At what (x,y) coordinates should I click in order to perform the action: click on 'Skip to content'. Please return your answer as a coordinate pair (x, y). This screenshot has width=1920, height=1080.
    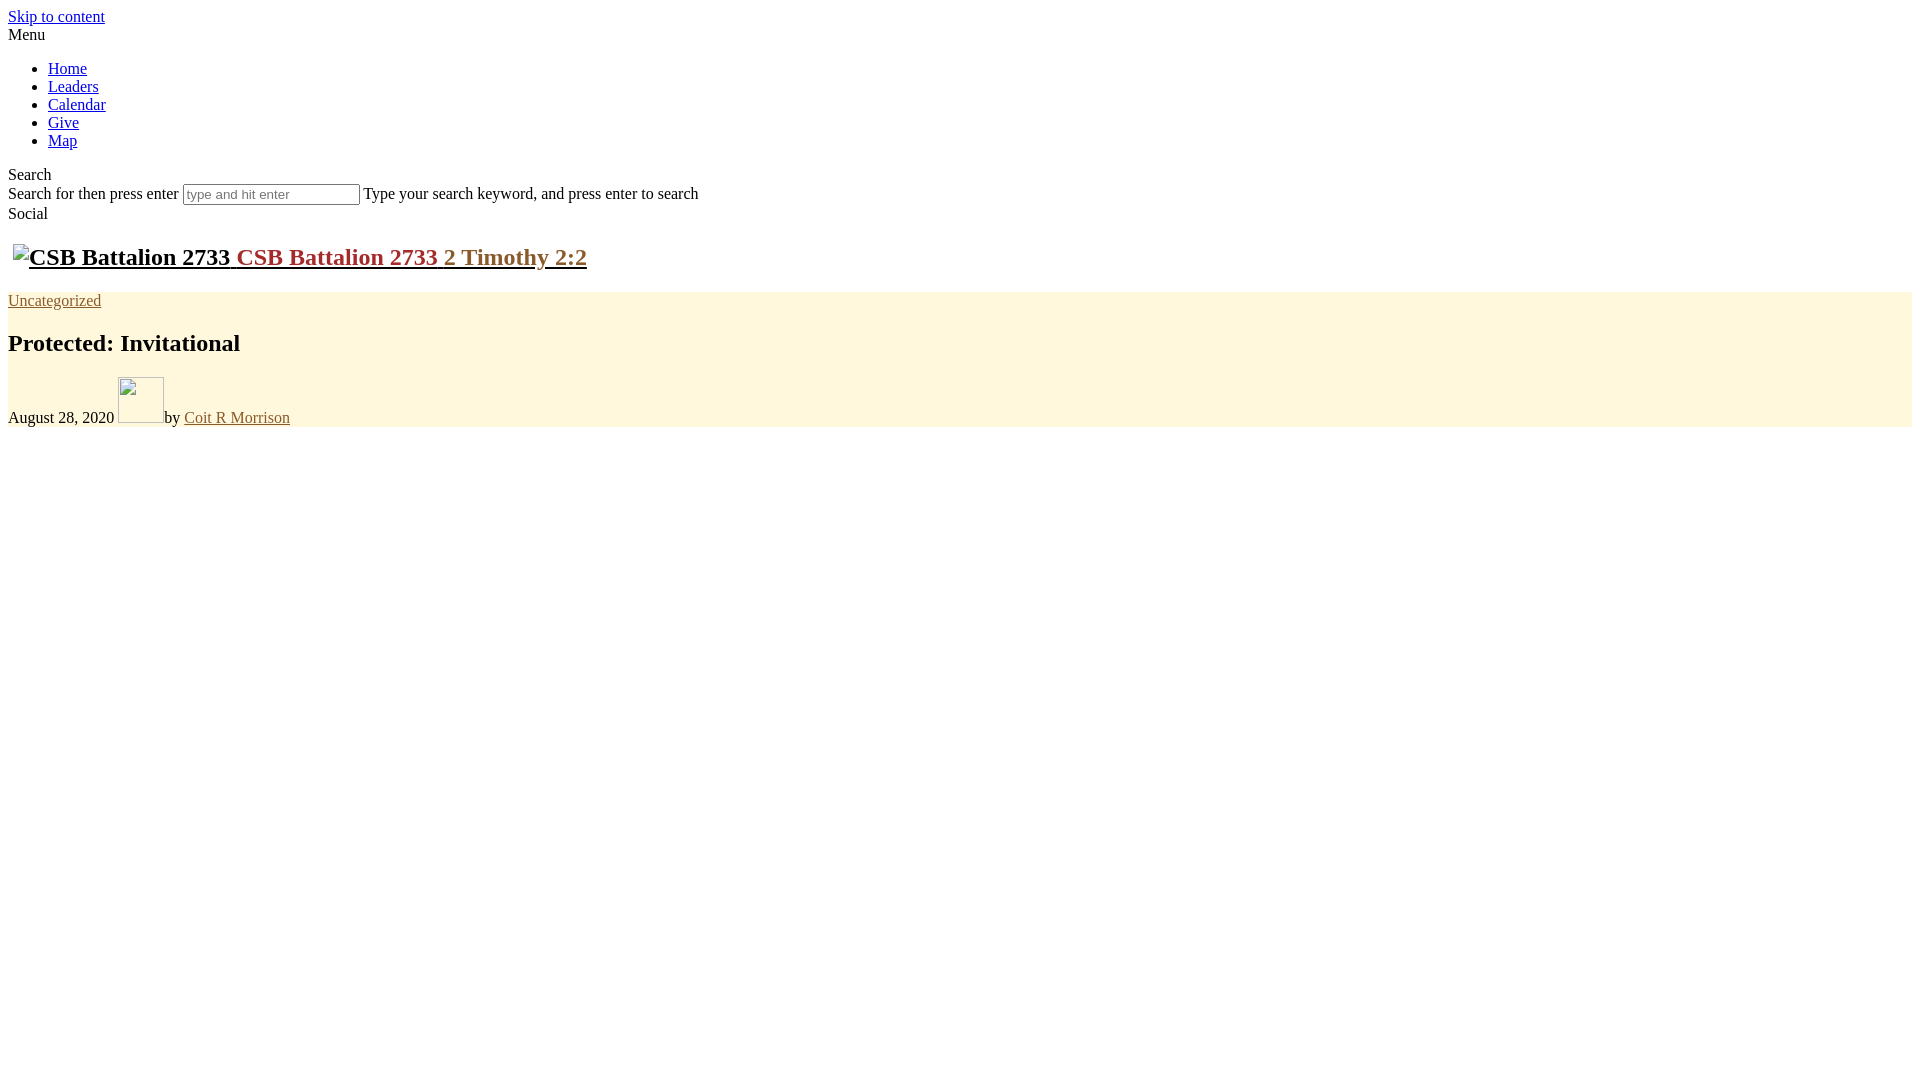
    Looking at the image, I should click on (56, 16).